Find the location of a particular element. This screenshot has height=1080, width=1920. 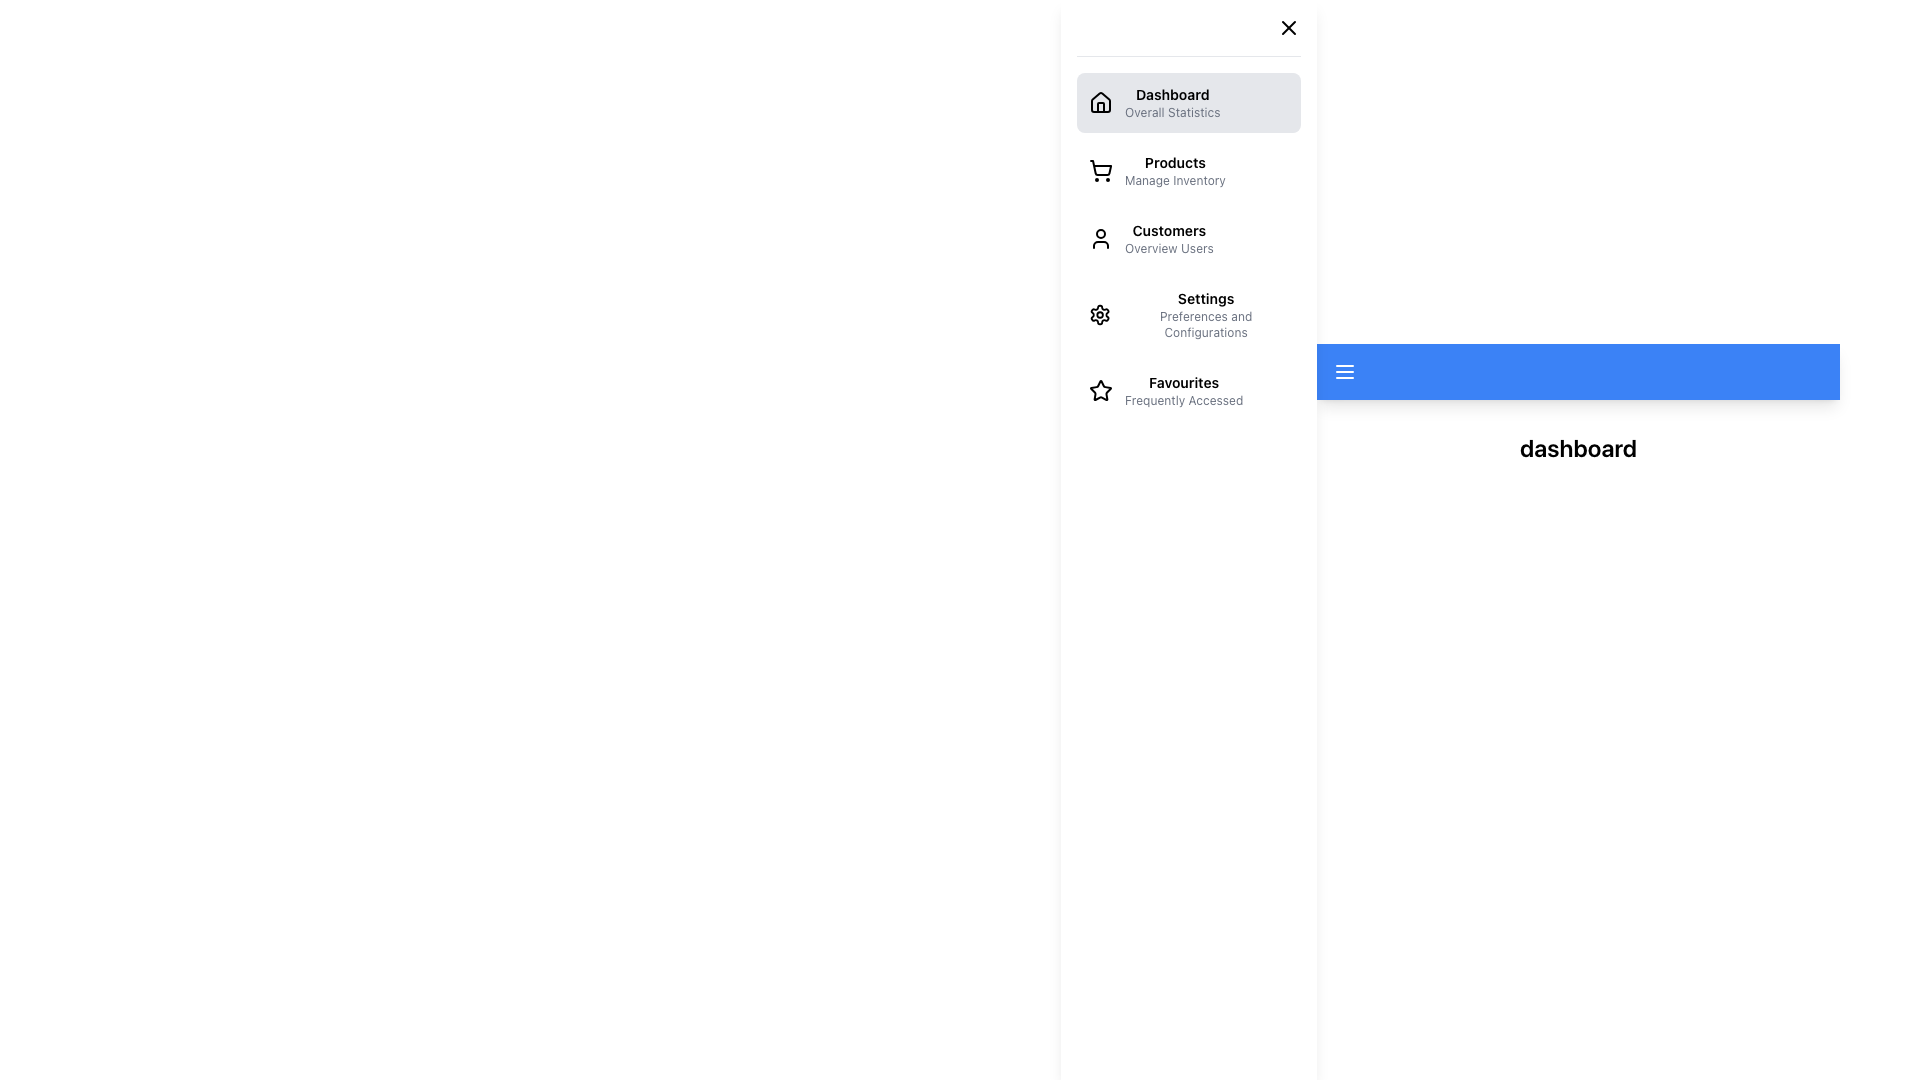

the shopping cart icon located in the navigation menu is located at coordinates (1100, 167).